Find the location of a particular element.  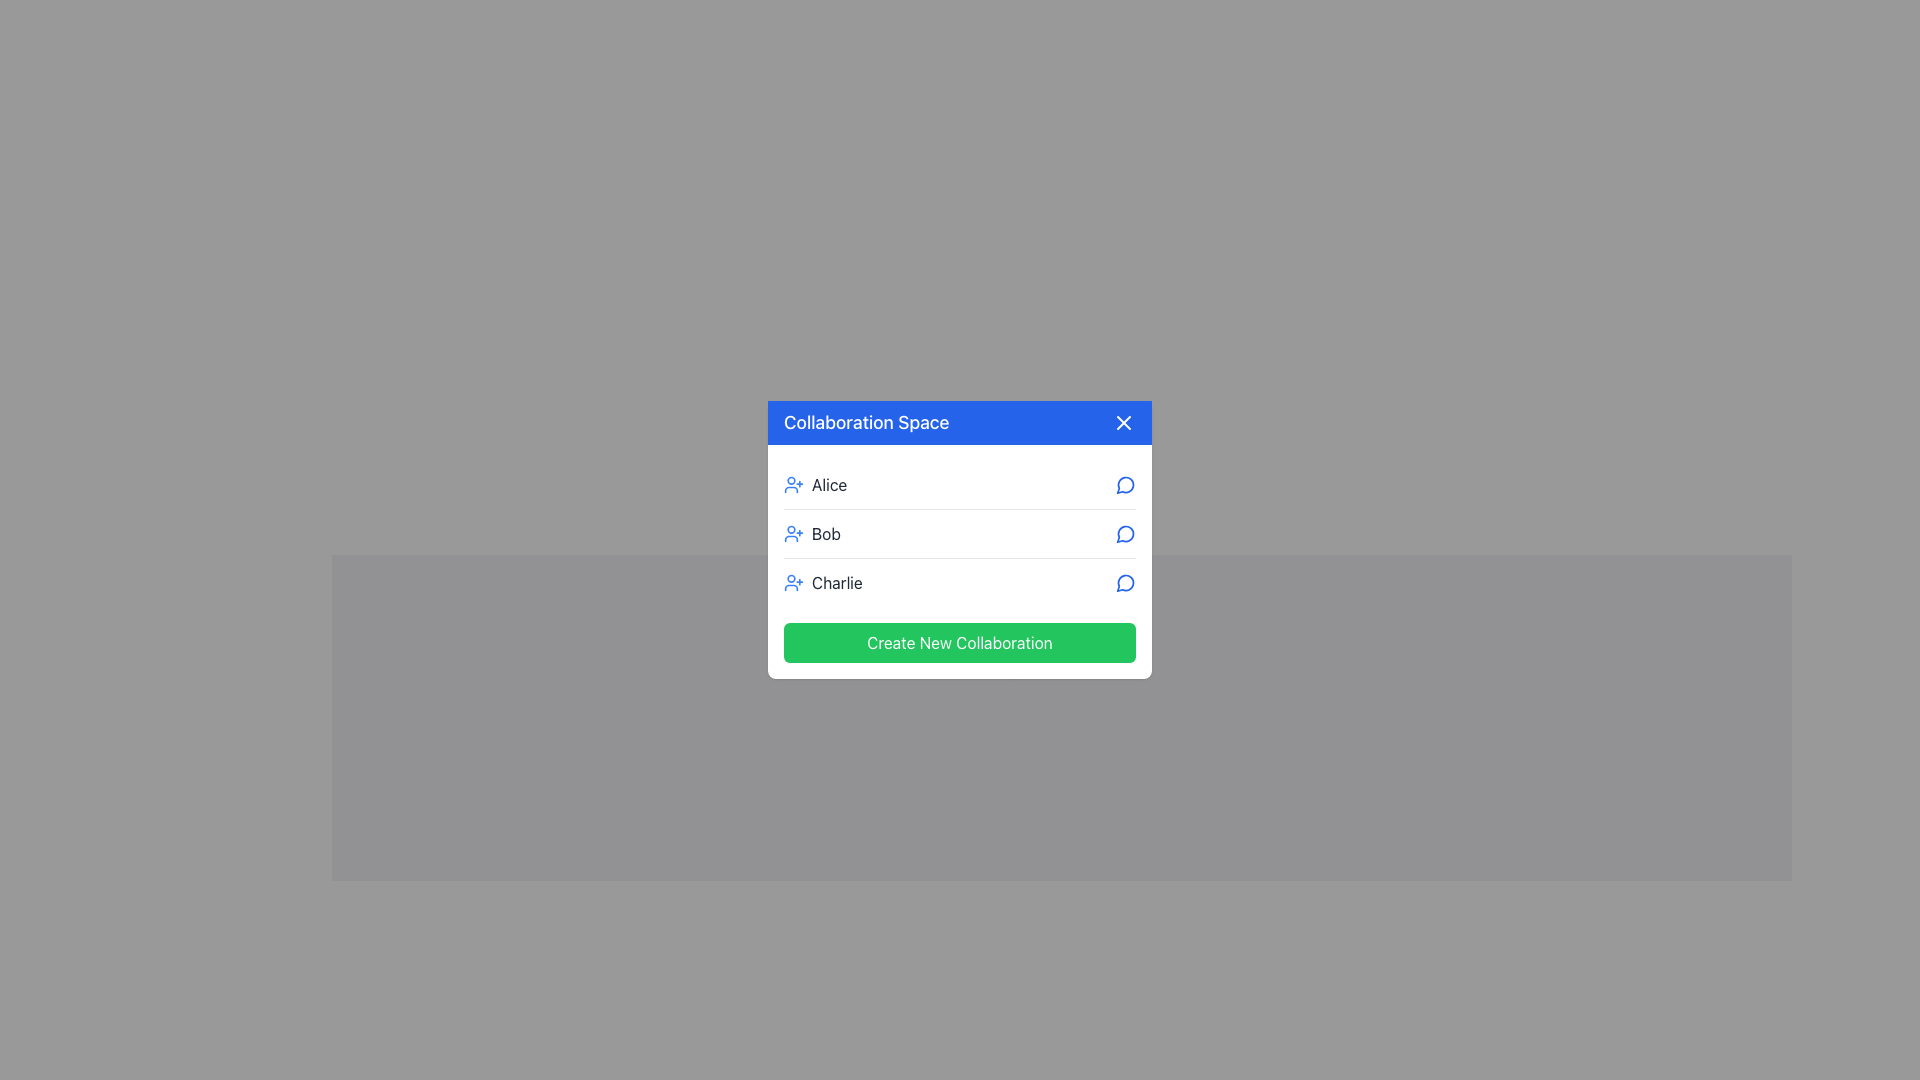

the close button located at the rightmost side of the 'Collaboration Space' dialog is located at coordinates (1123, 422).